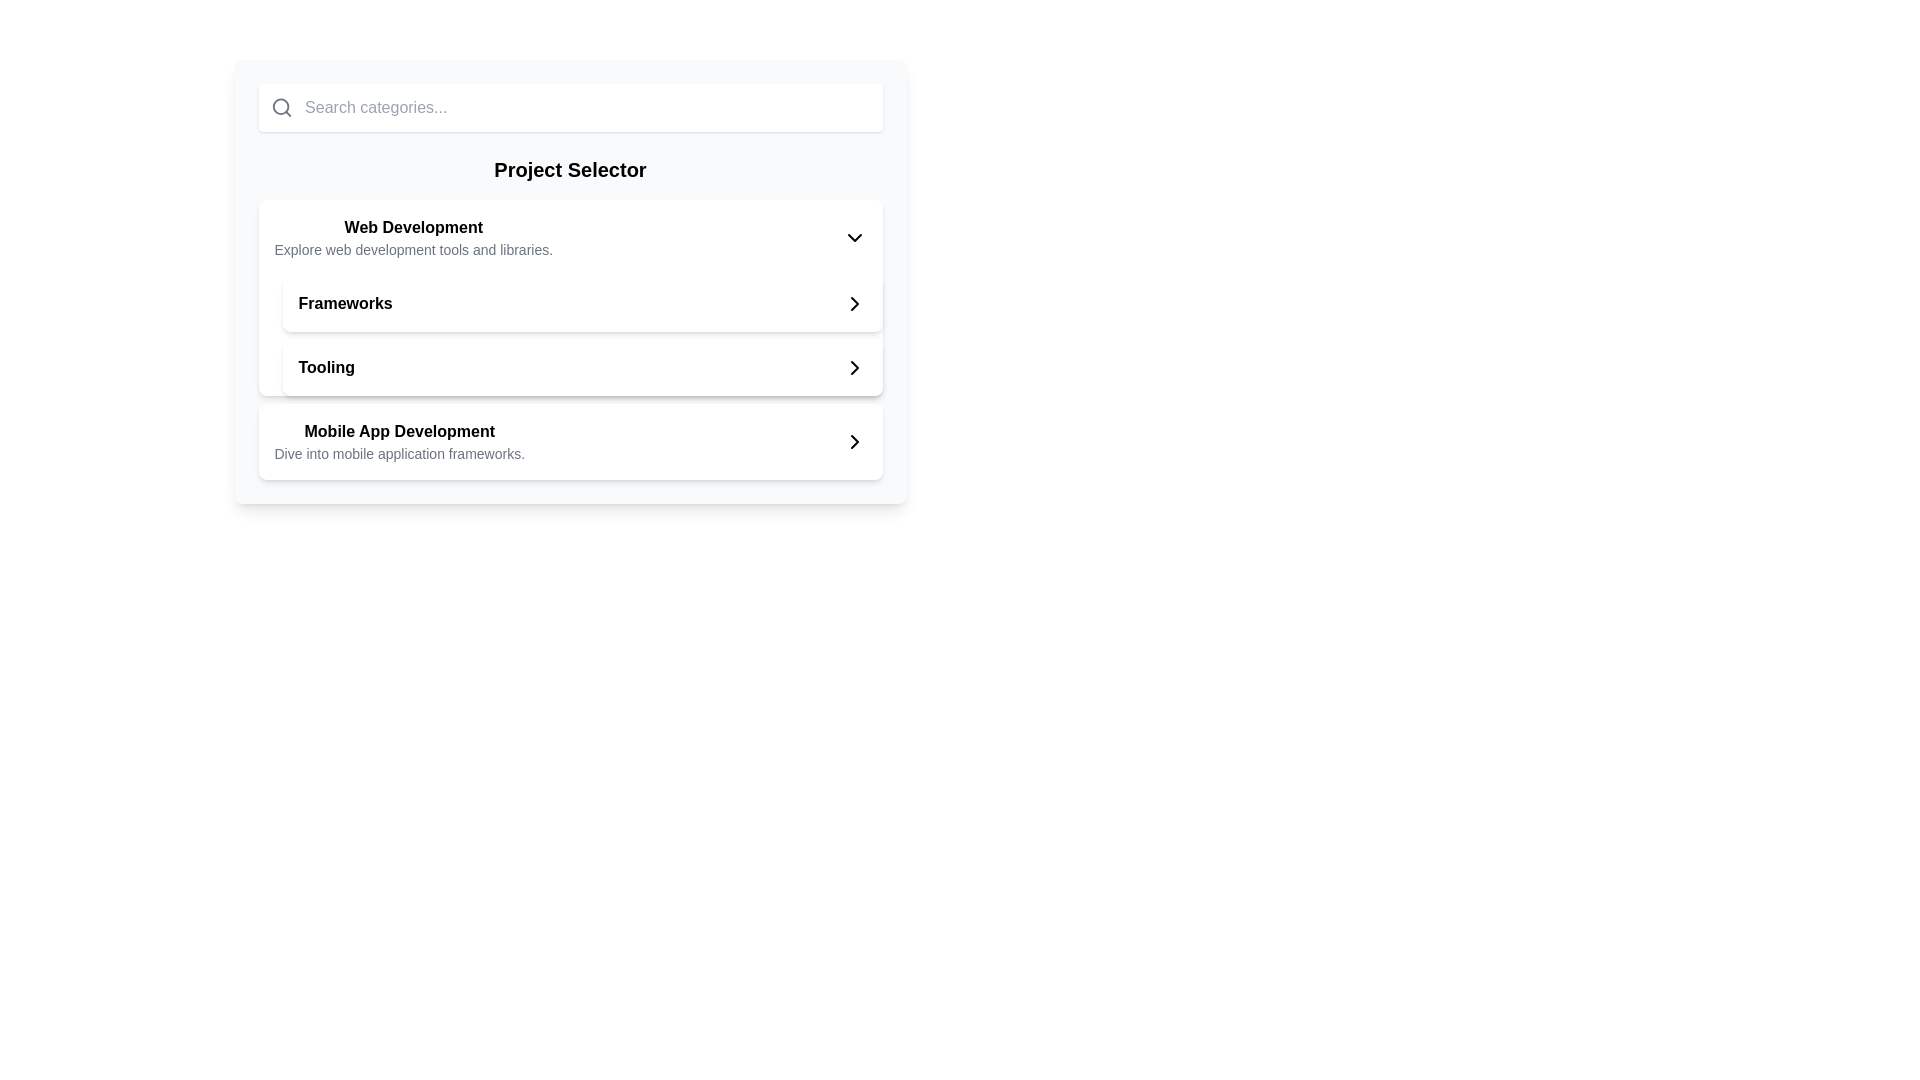 The image size is (1920, 1080). Describe the element at coordinates (854, 367) in the screenshot. I see `the navigational icon located at the right-hand side of the 'Tooling' menu item under the 'Web Development' section in the Project Selector interface` at that location.